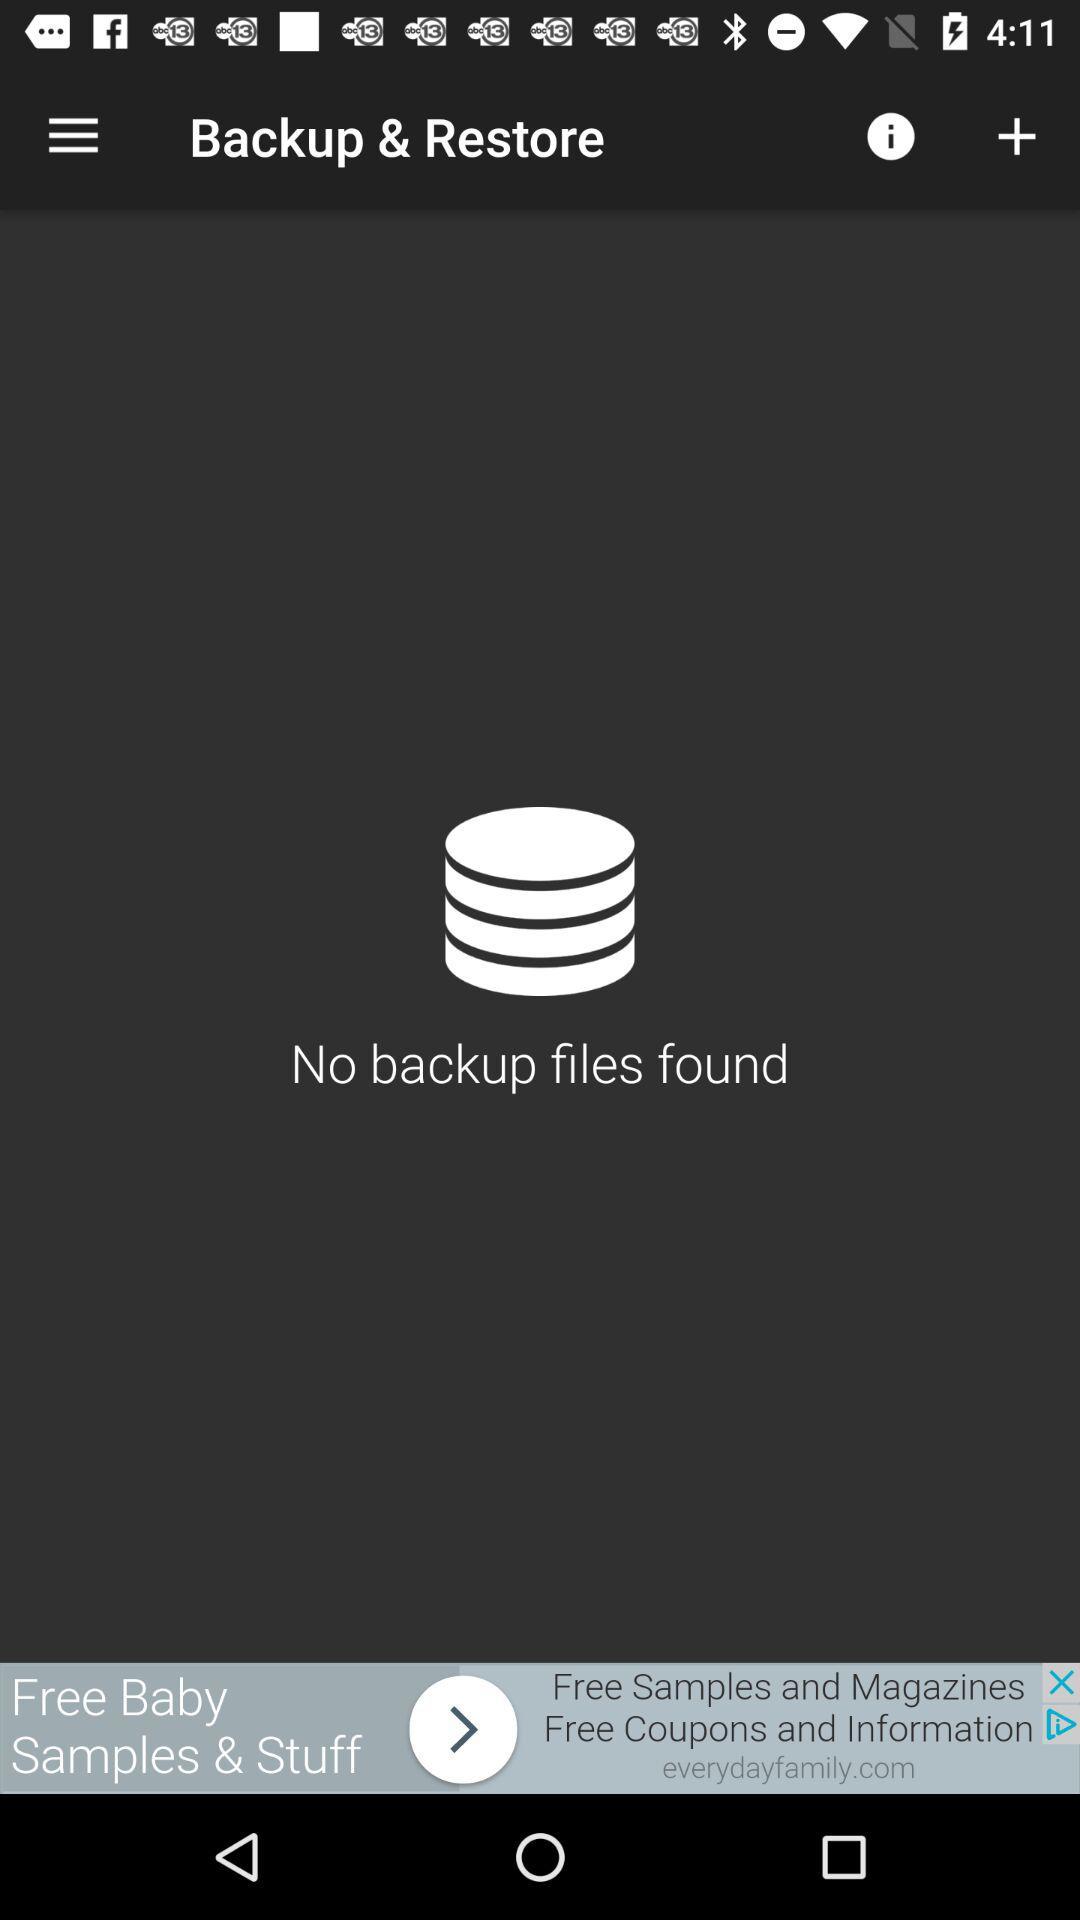  I want to click on rectangle linking to baby products, so click(540, 1727).